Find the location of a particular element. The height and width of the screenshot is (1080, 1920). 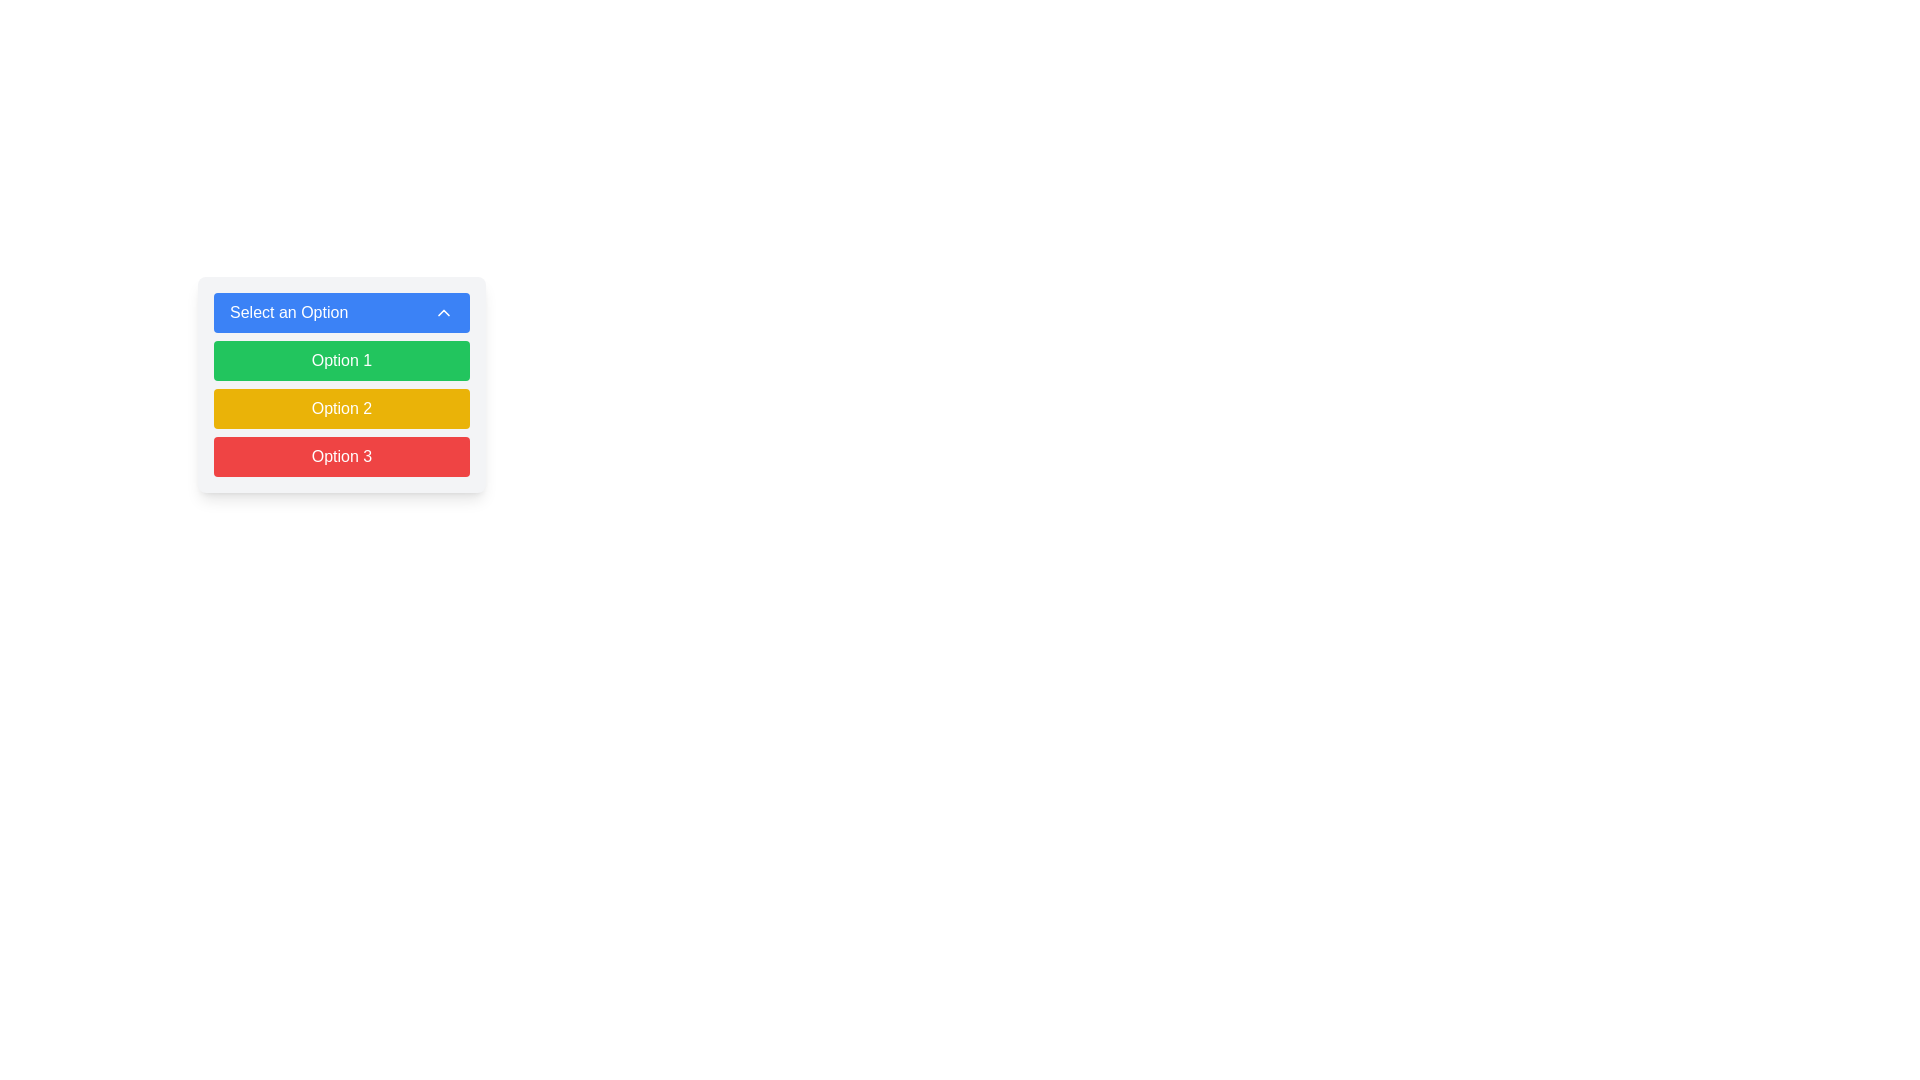

the Dropdown menu at the specified coordinates is located at coordinates (341, 385).